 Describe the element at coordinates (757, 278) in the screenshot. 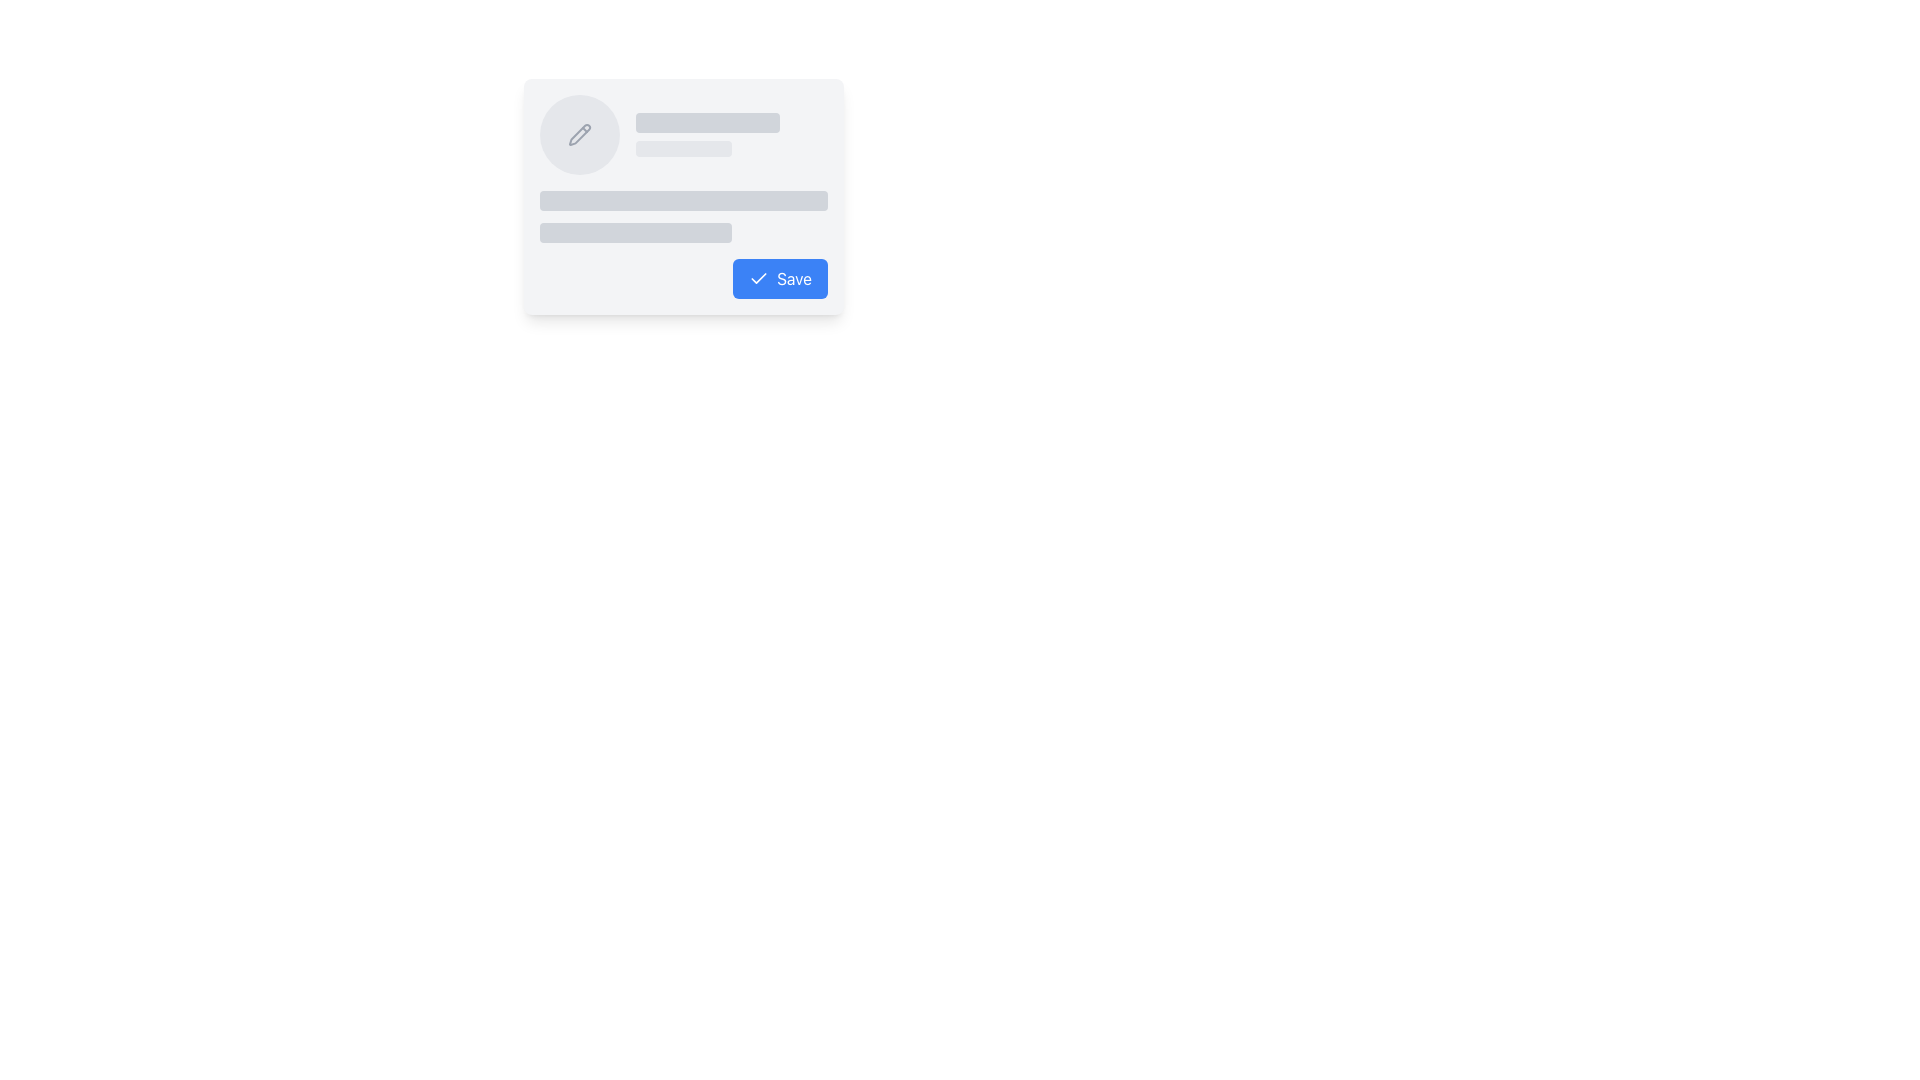

I see `the checkmark icon located within the 'Save' button, which has a blue background and white text, positioned at the lower section of the card interface` at that location.